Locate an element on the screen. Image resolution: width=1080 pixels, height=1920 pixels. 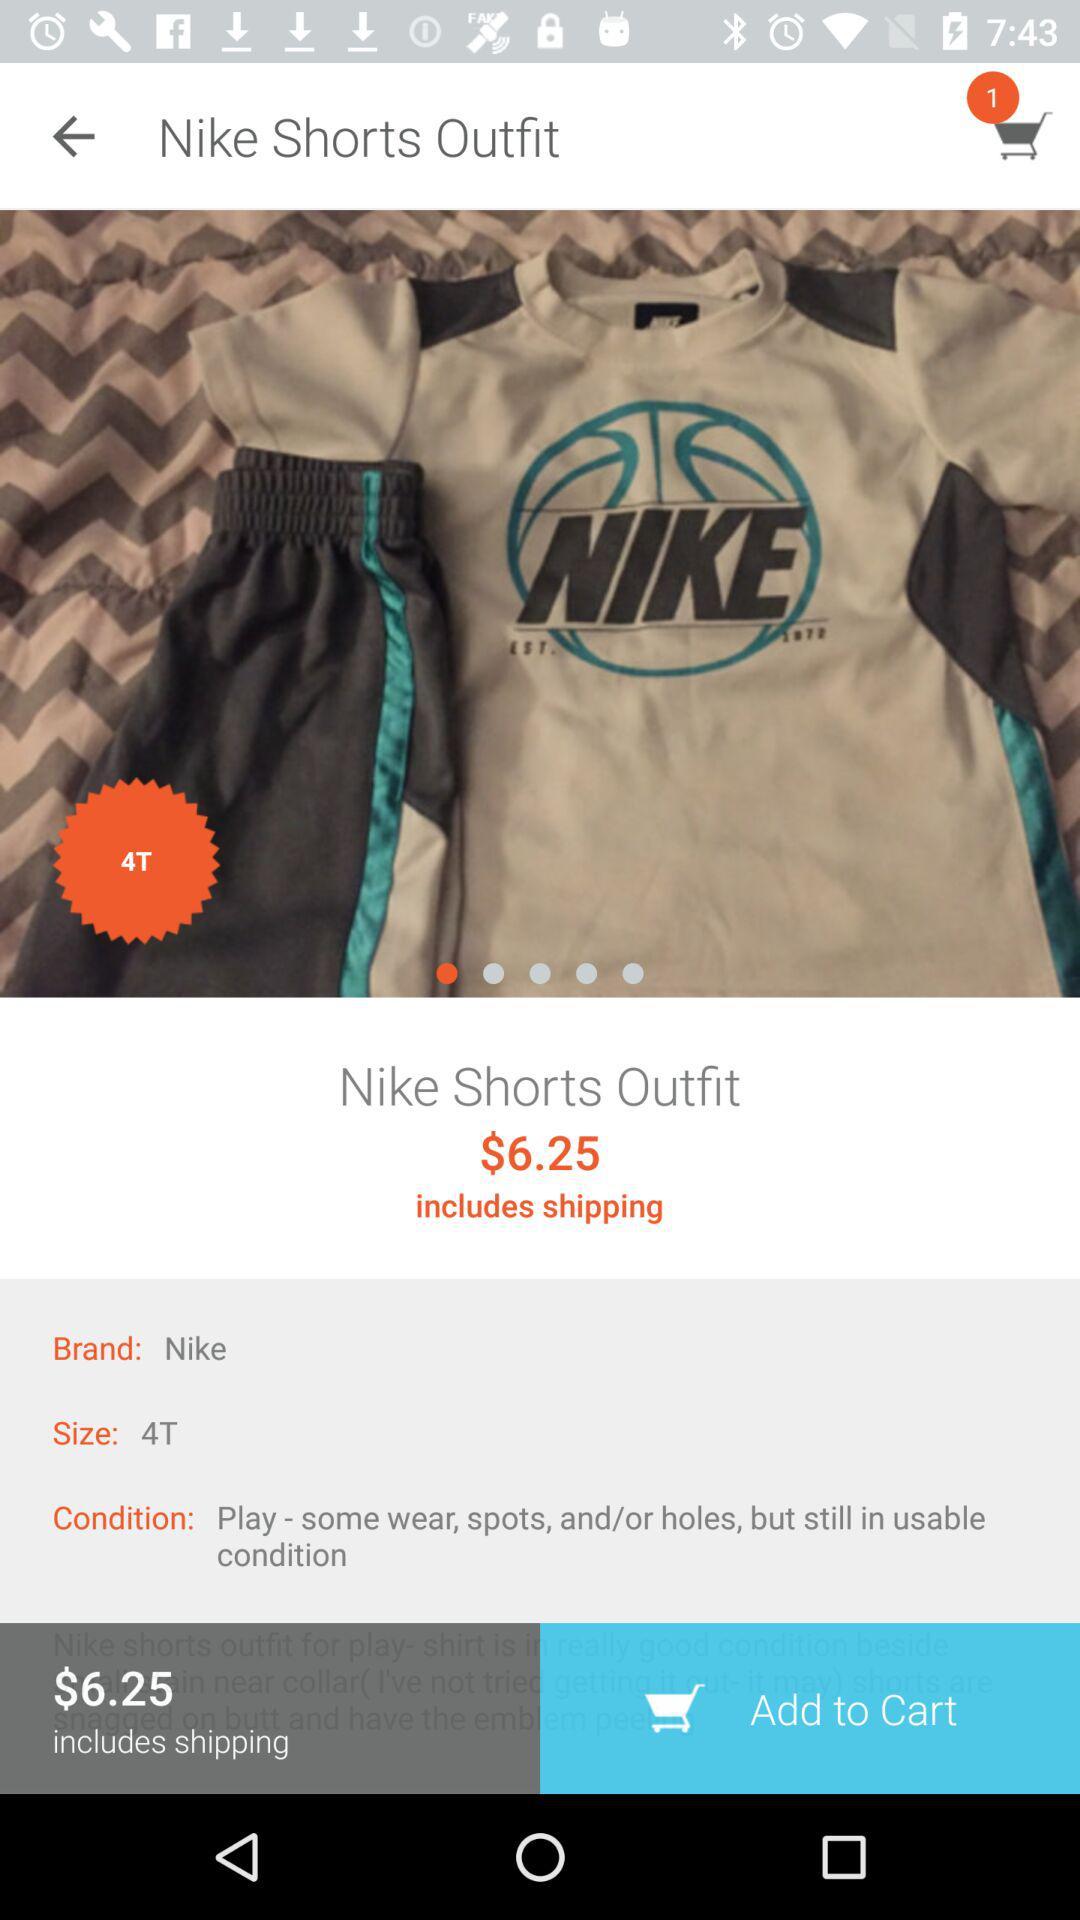
the icon to the left of the nike shorts outfit is located at coordinates (72, 135).